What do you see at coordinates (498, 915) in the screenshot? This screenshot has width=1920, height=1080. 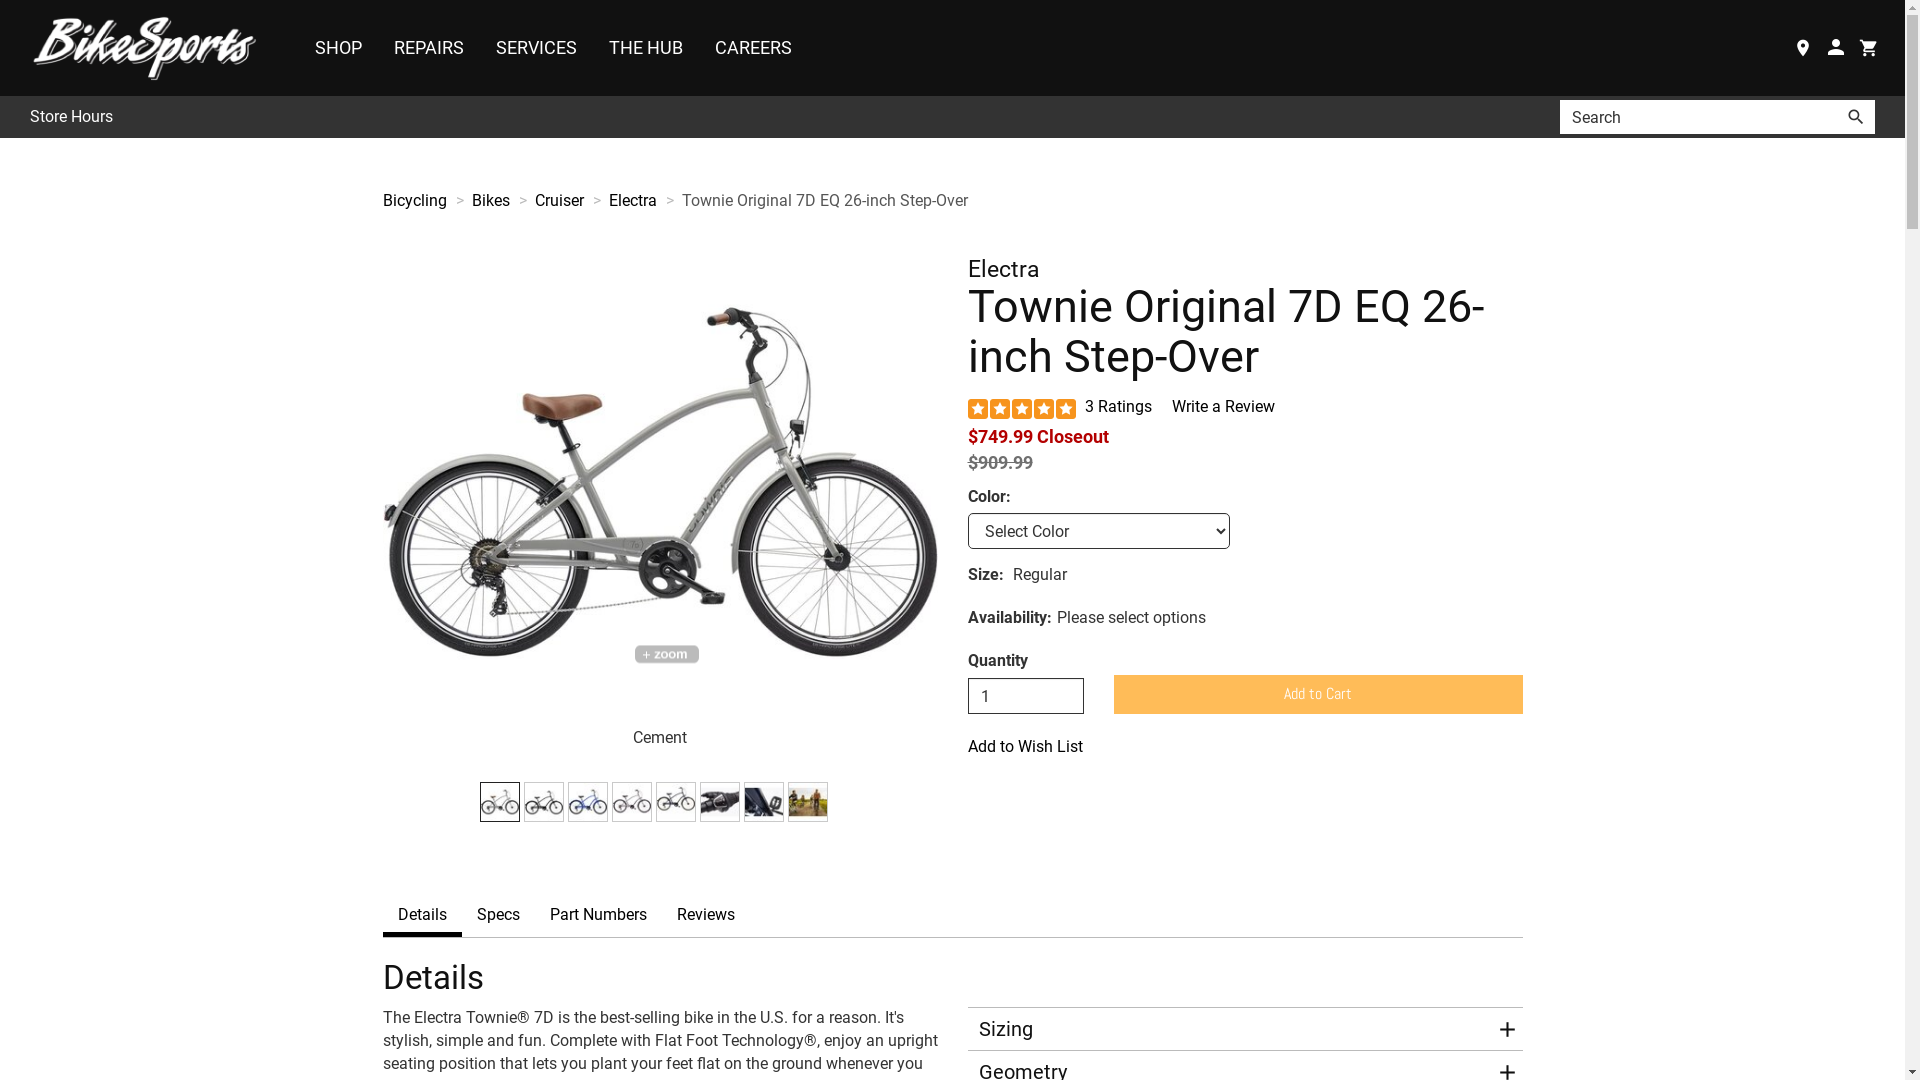 I see `'Specs'` at bounding box center [498, 915].